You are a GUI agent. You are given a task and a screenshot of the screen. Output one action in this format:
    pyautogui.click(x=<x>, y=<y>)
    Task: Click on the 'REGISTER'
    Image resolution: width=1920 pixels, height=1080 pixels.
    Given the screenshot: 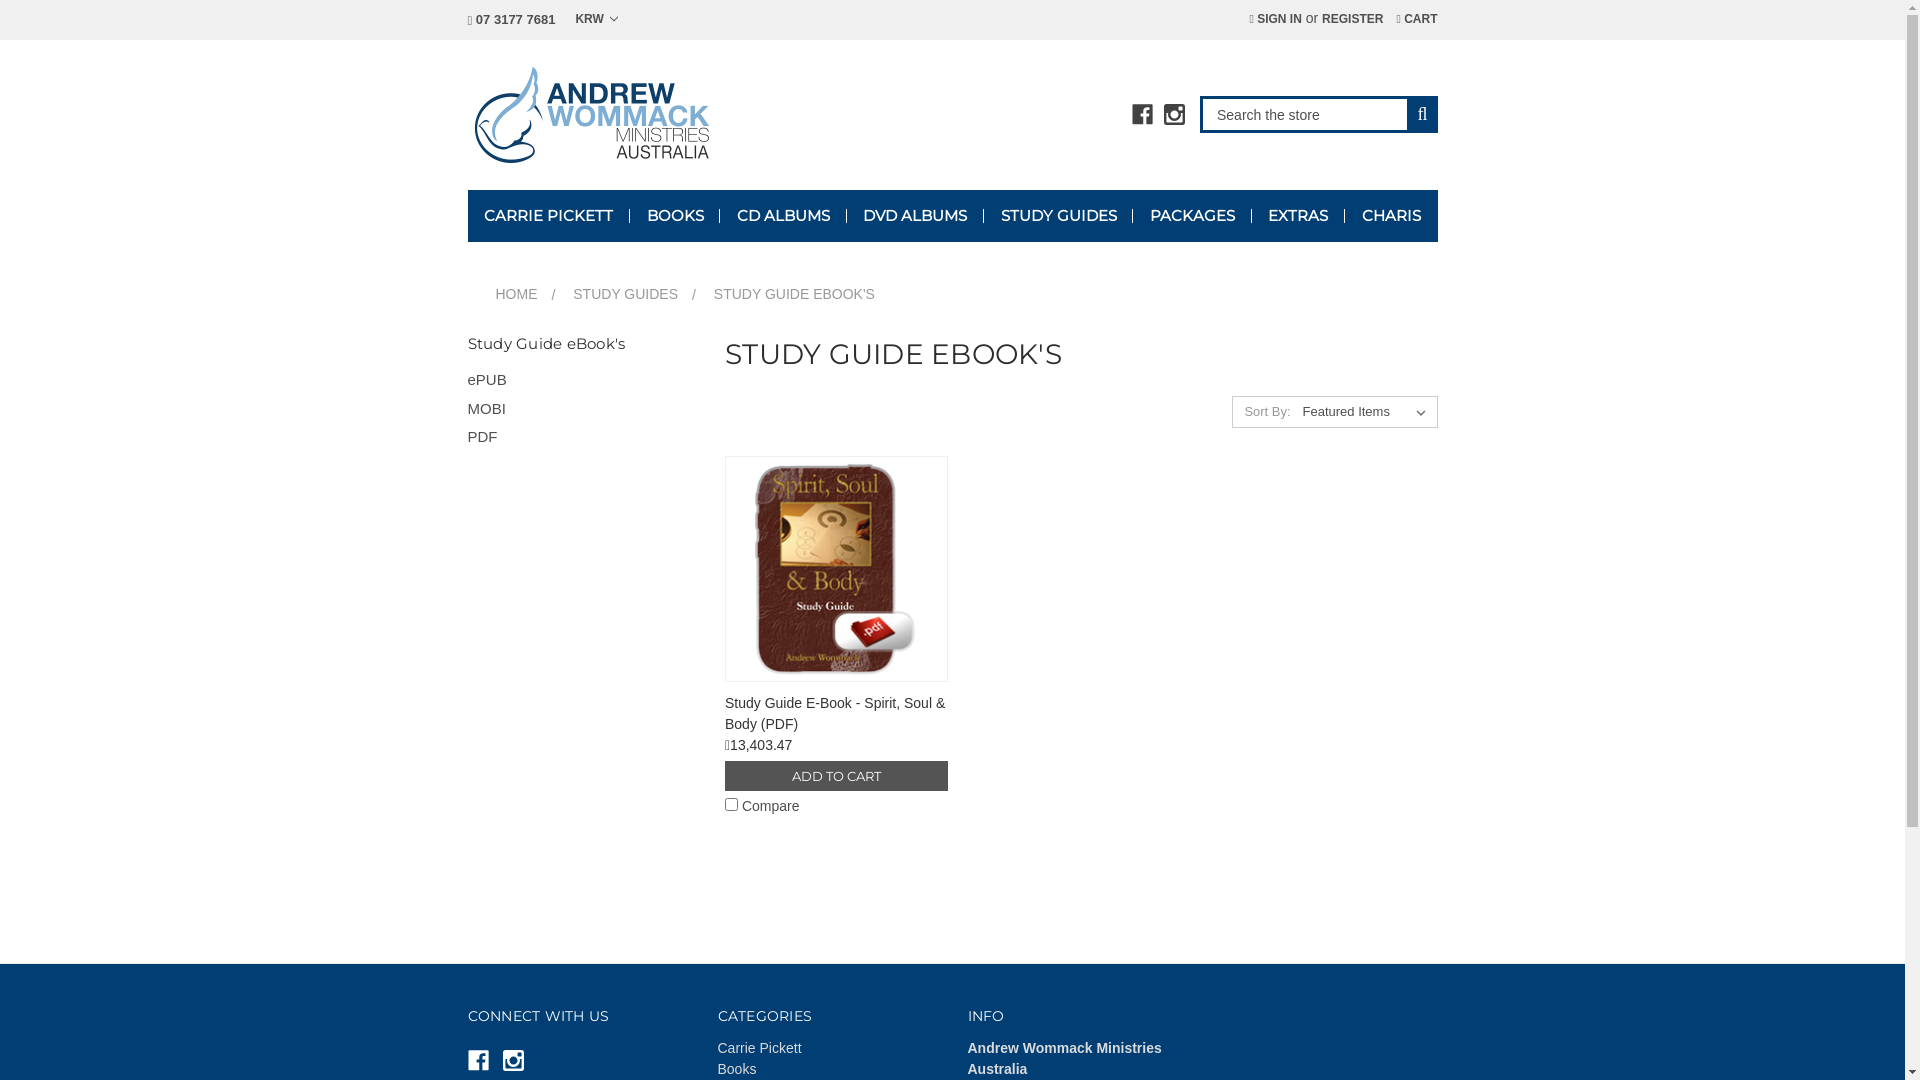 What is the action you would take?
    pyautogui.click(x=1311, y=19)
    